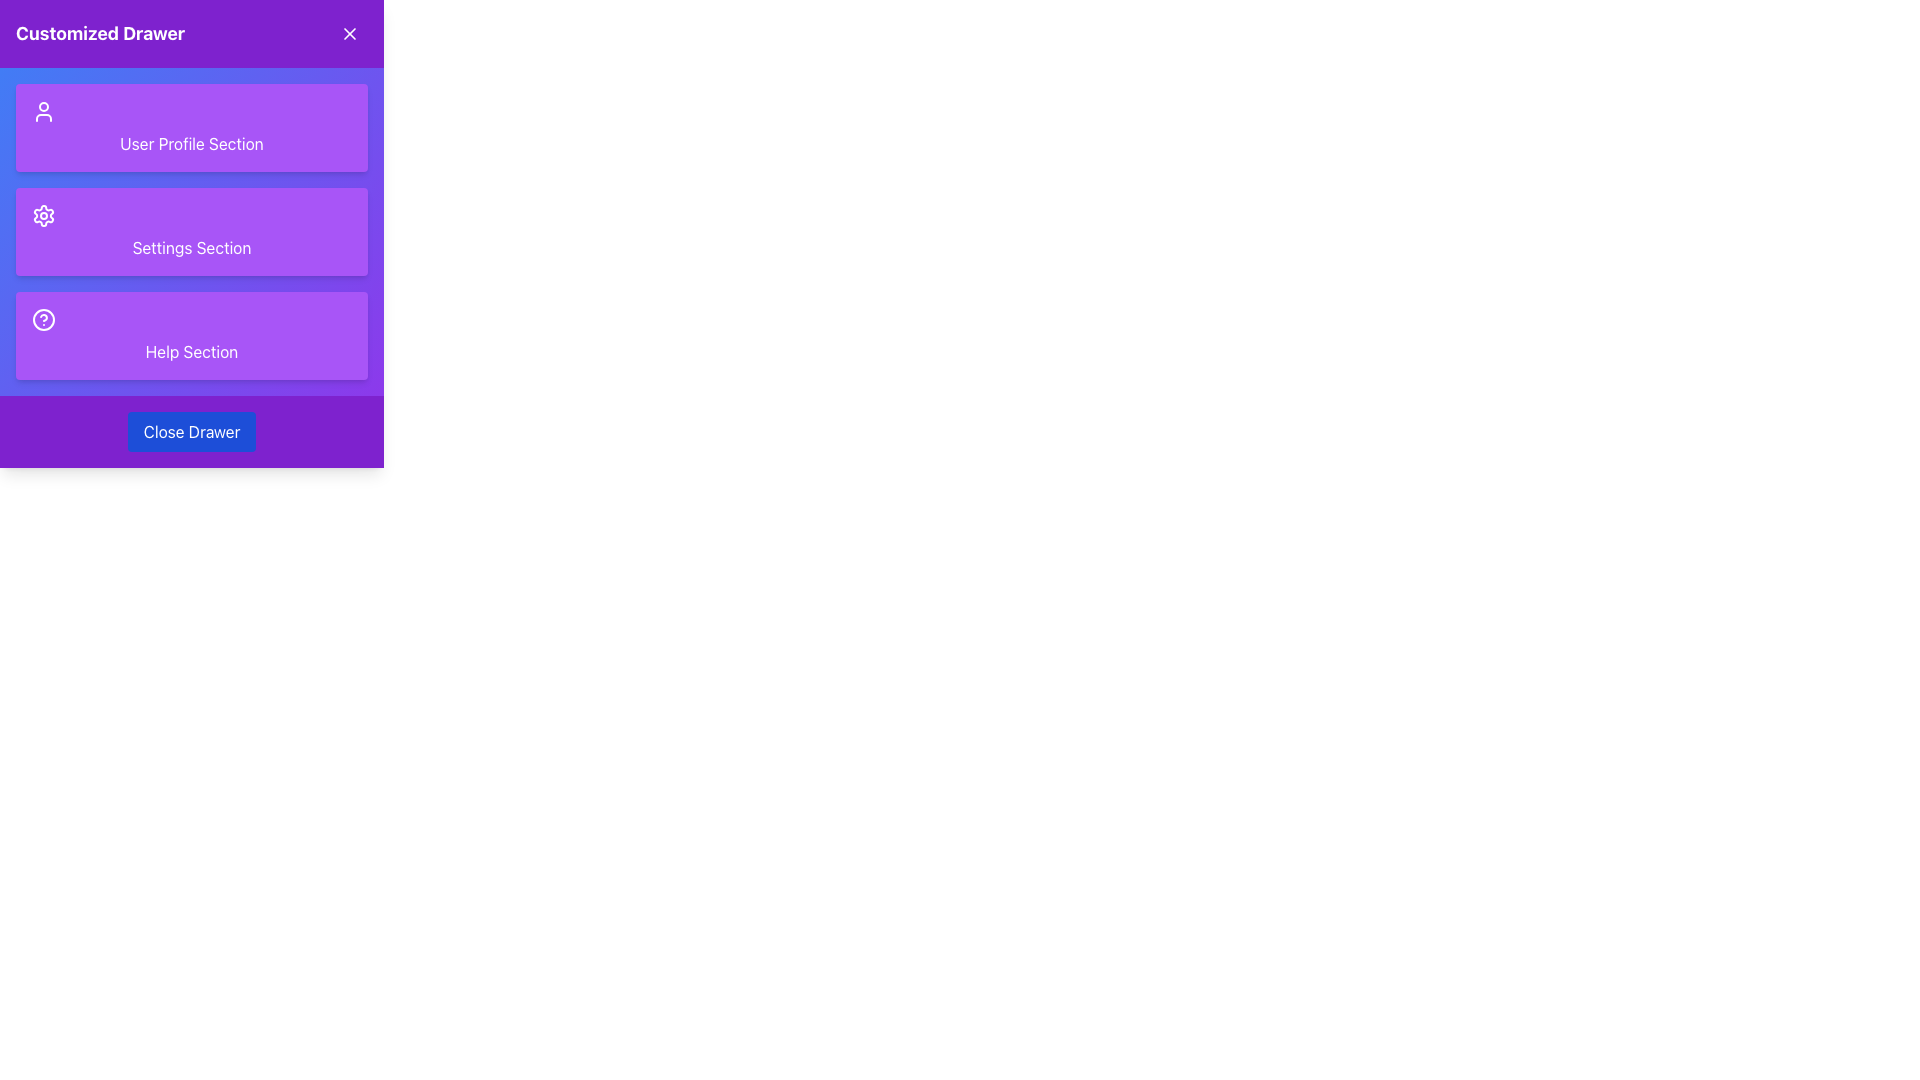 This screenshot has width=1920, height=1080. I want to click on the user avatar icon, which is a circular head shape with shoulders, styled in white against a purple background, located in the 'User Profile Section' of the sidebar menu, so click(43, 111).